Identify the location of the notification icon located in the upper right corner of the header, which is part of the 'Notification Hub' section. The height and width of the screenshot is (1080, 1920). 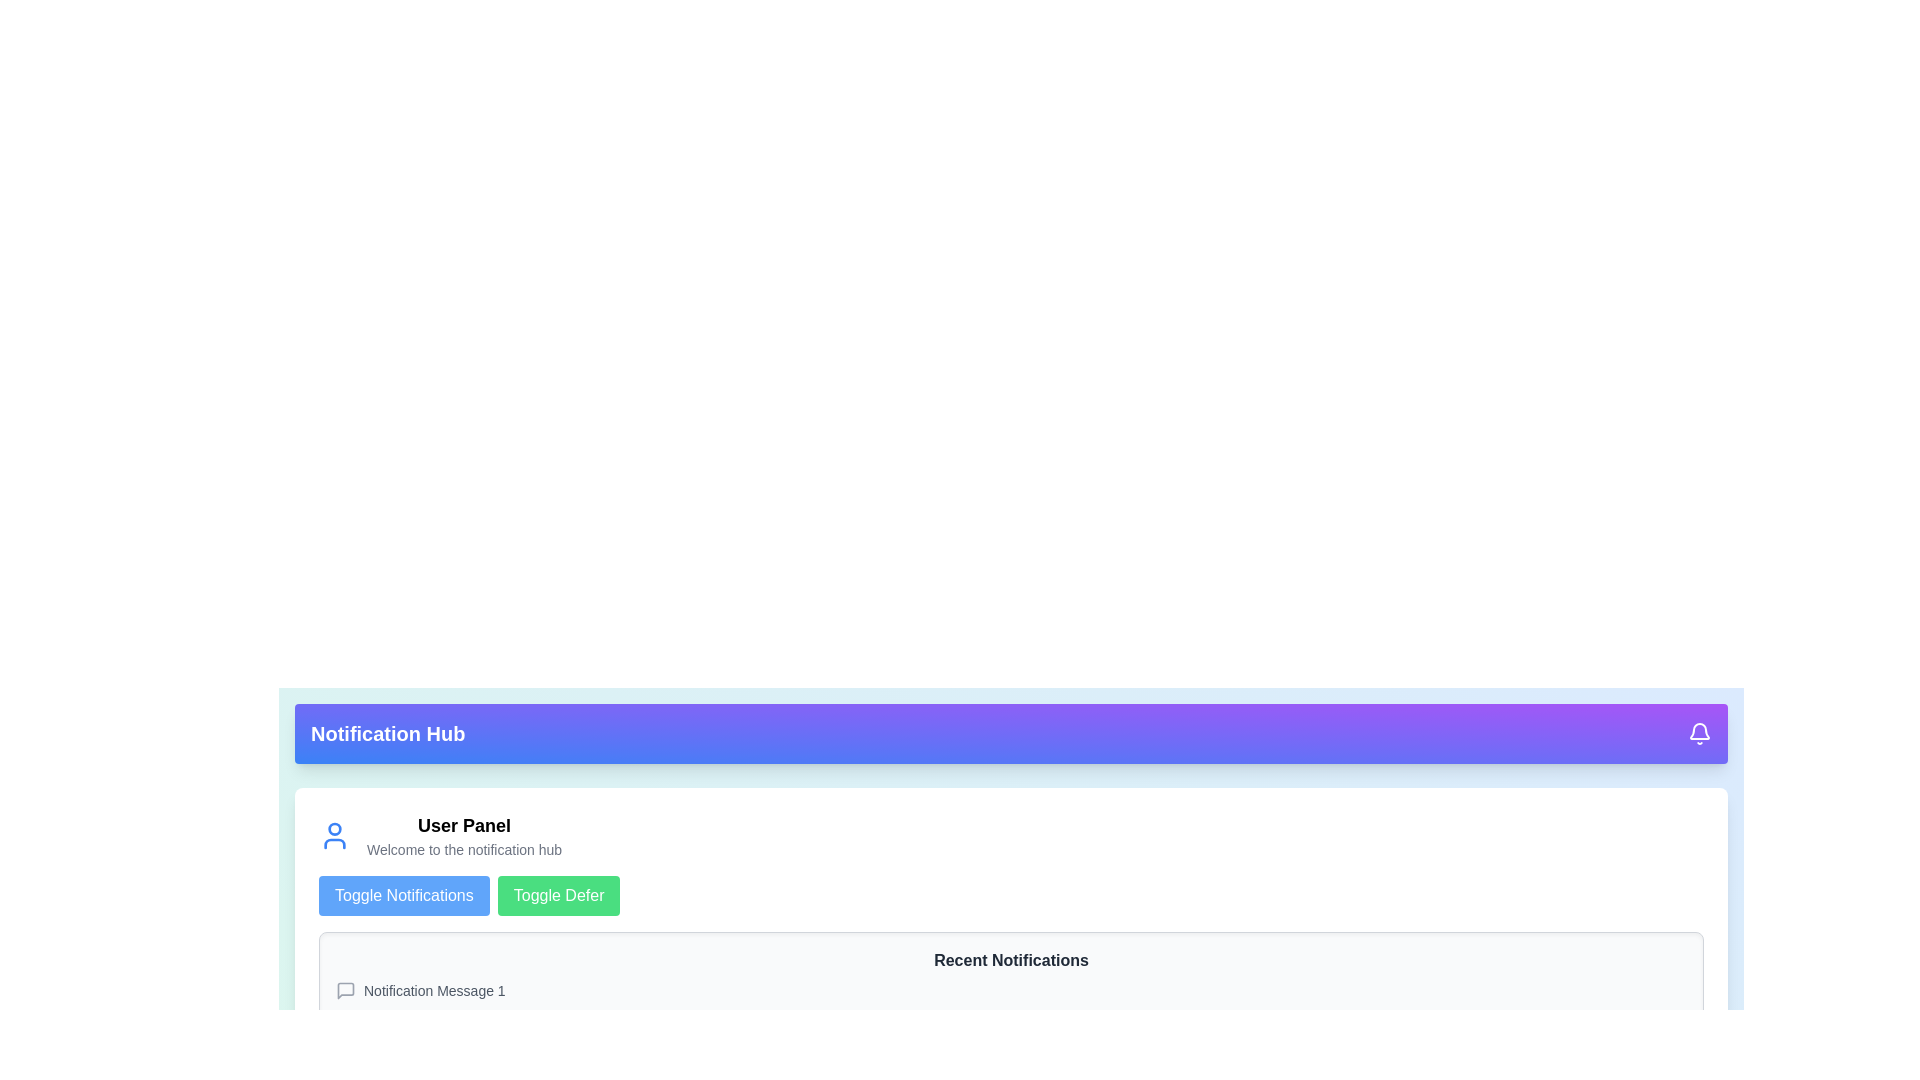
(1698, 733).